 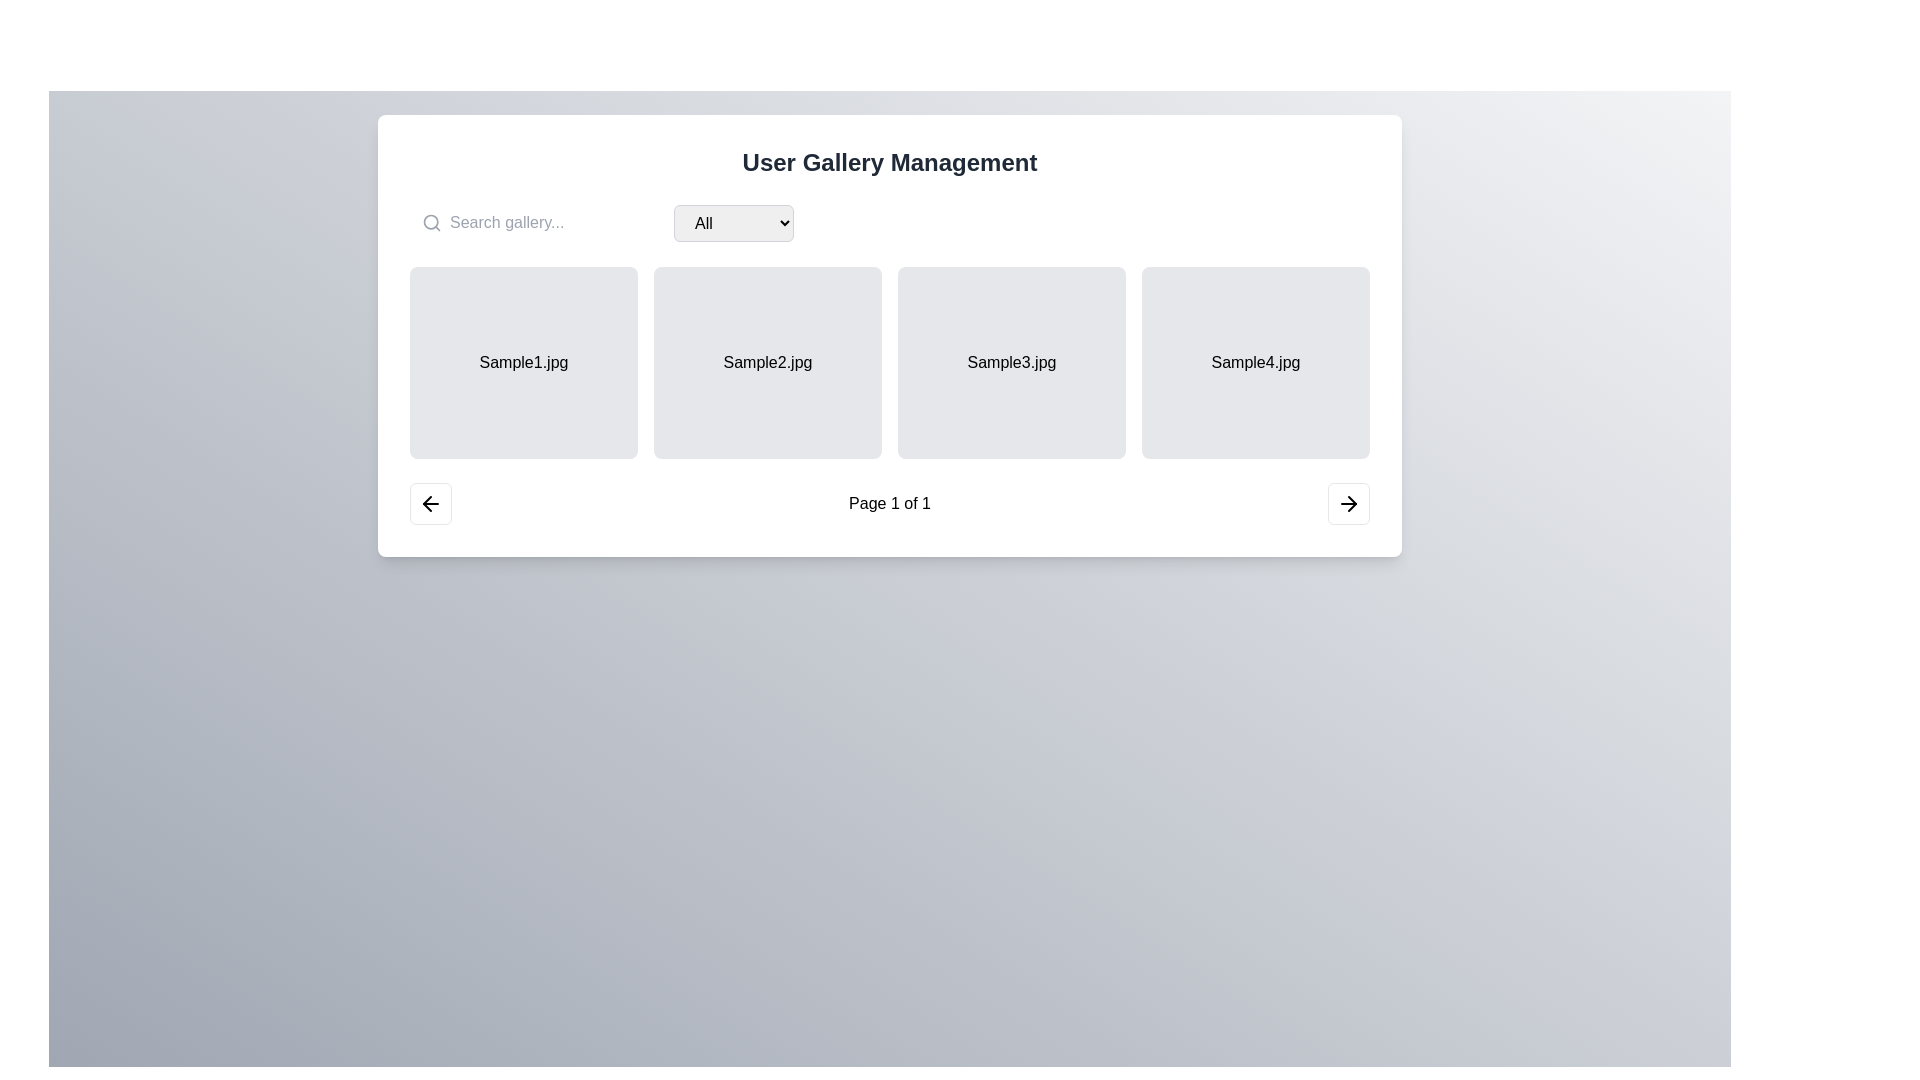 I want to click on the fourth image tile displaying 'Sample4.jpg', so click(x=1255, y=362).